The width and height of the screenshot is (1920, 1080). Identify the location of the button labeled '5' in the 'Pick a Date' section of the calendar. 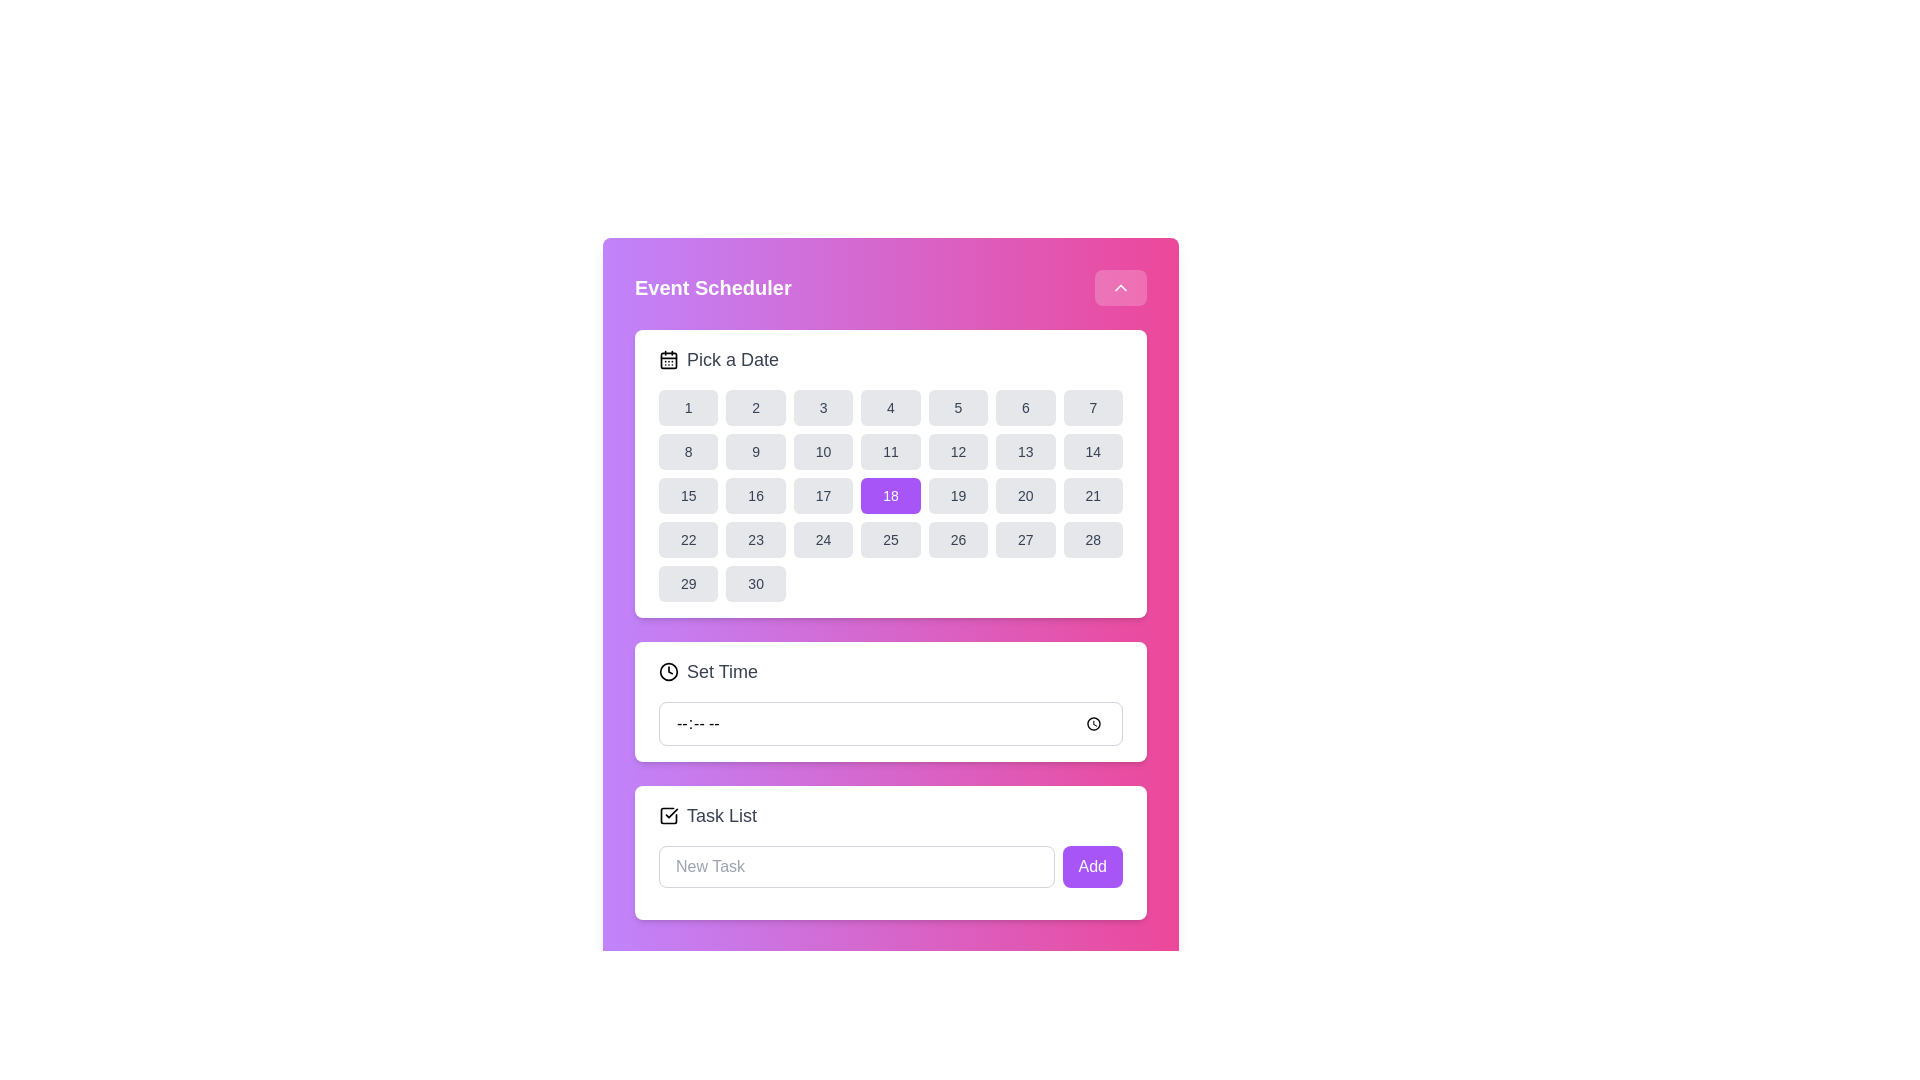
(957, 407).